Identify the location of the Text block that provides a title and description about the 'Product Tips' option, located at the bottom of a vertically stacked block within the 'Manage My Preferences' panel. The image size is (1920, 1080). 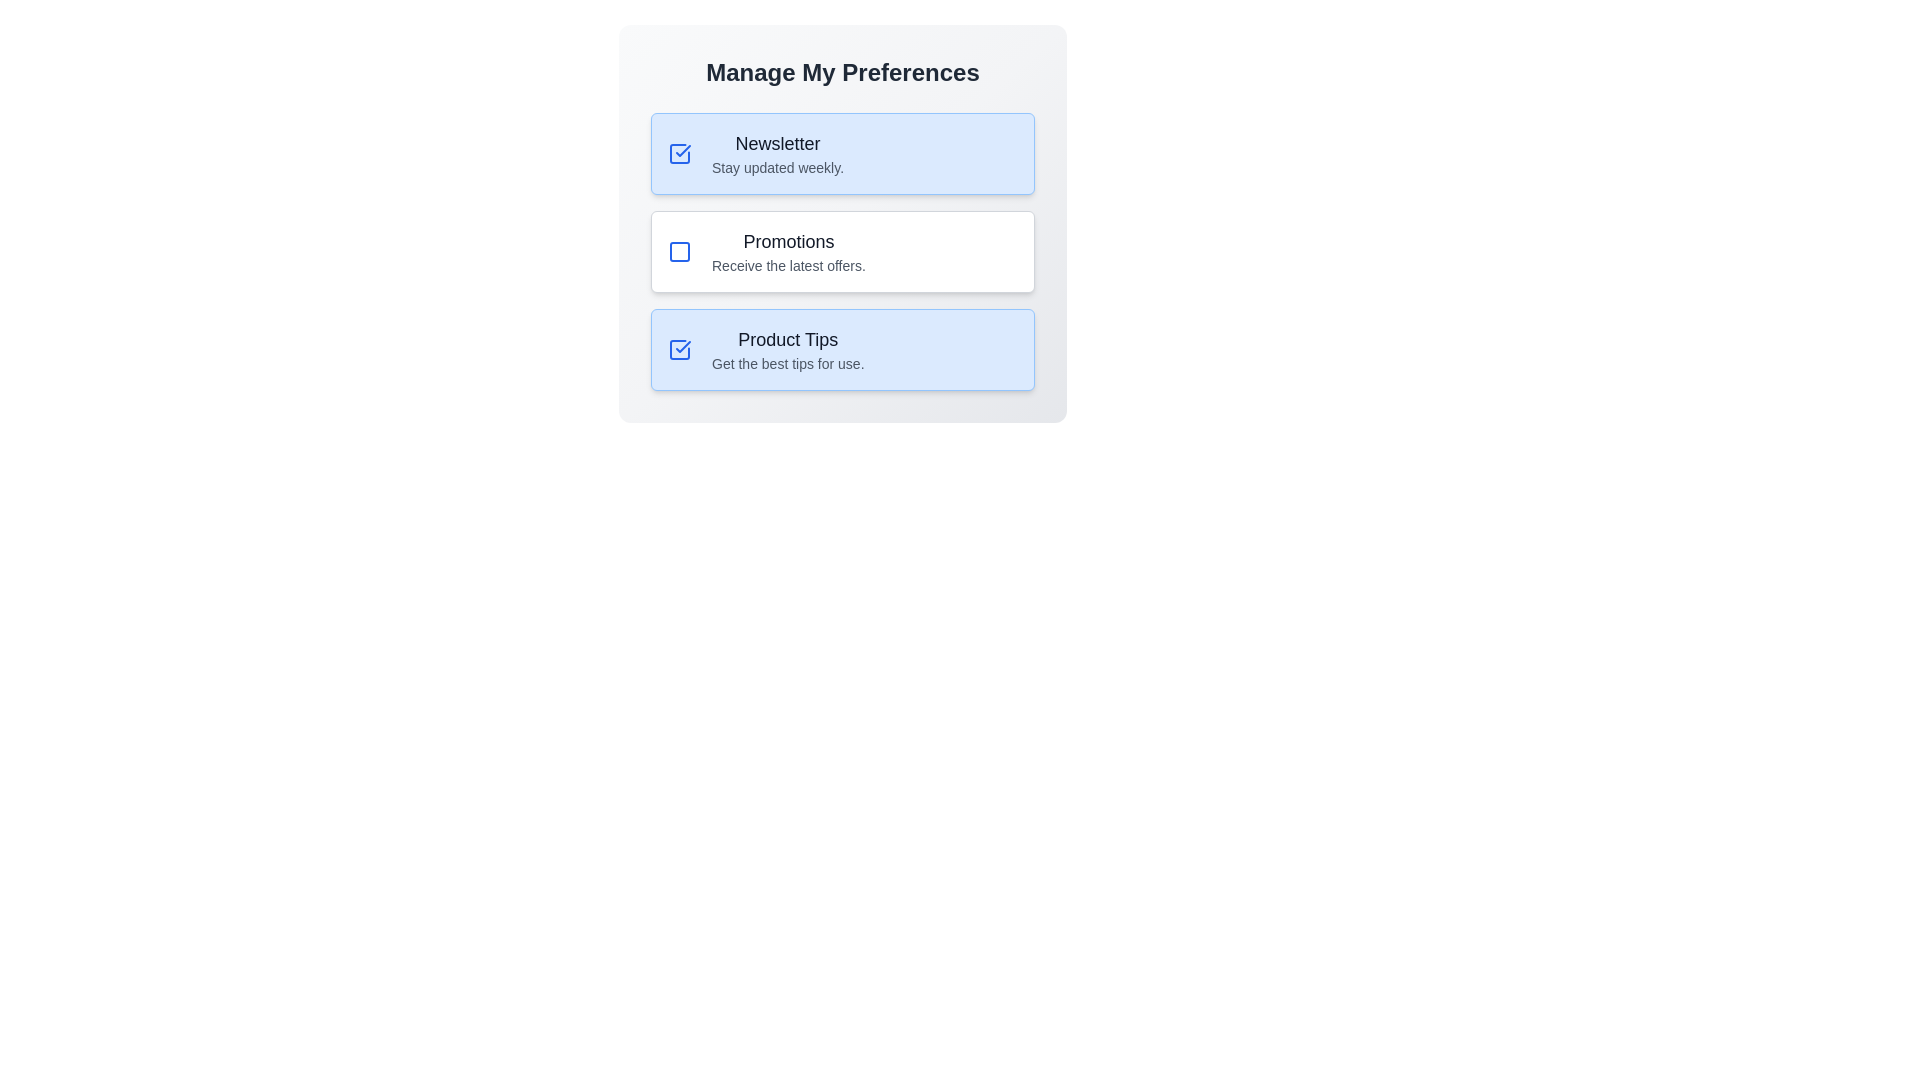
(787, 349).